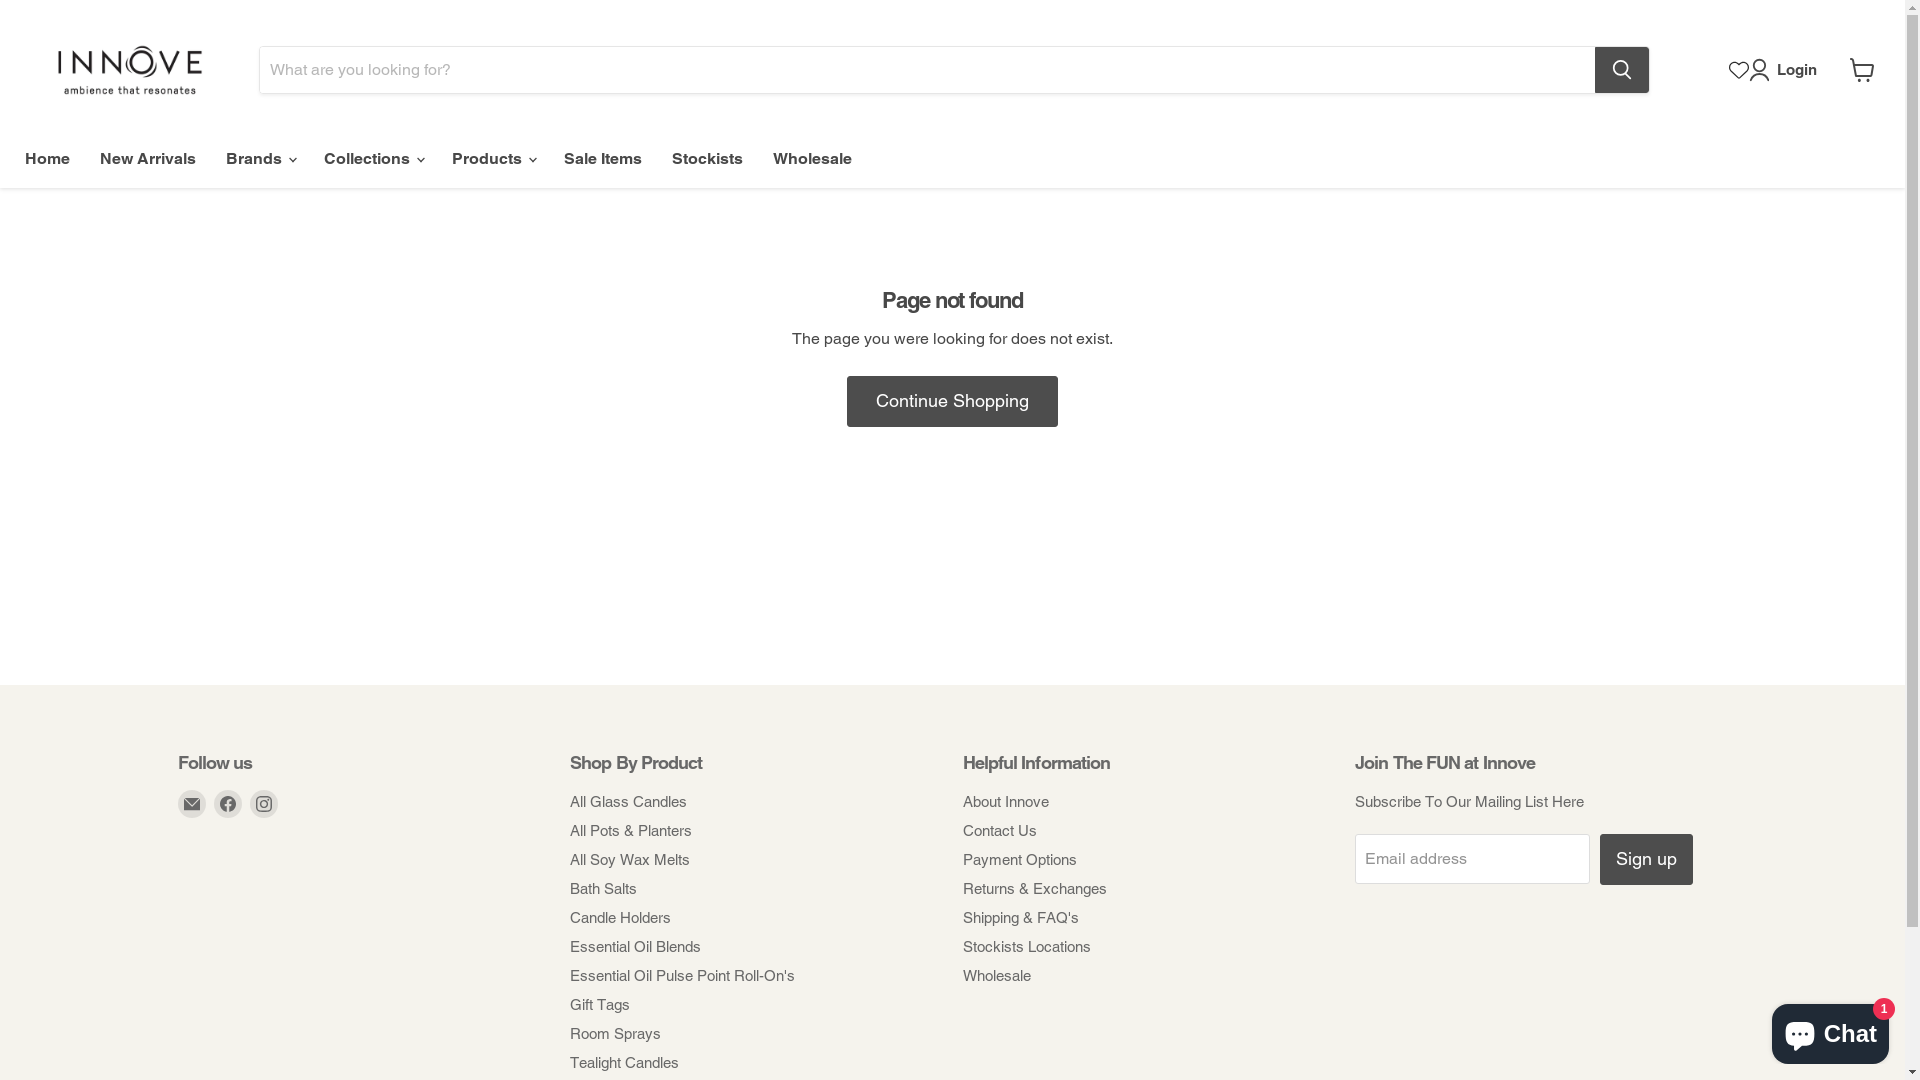 The width and height of the screenshot is (1920, 1080). Describe the element at coordinates (47, 157) in the screenshot. I see `'Home'` at that location.